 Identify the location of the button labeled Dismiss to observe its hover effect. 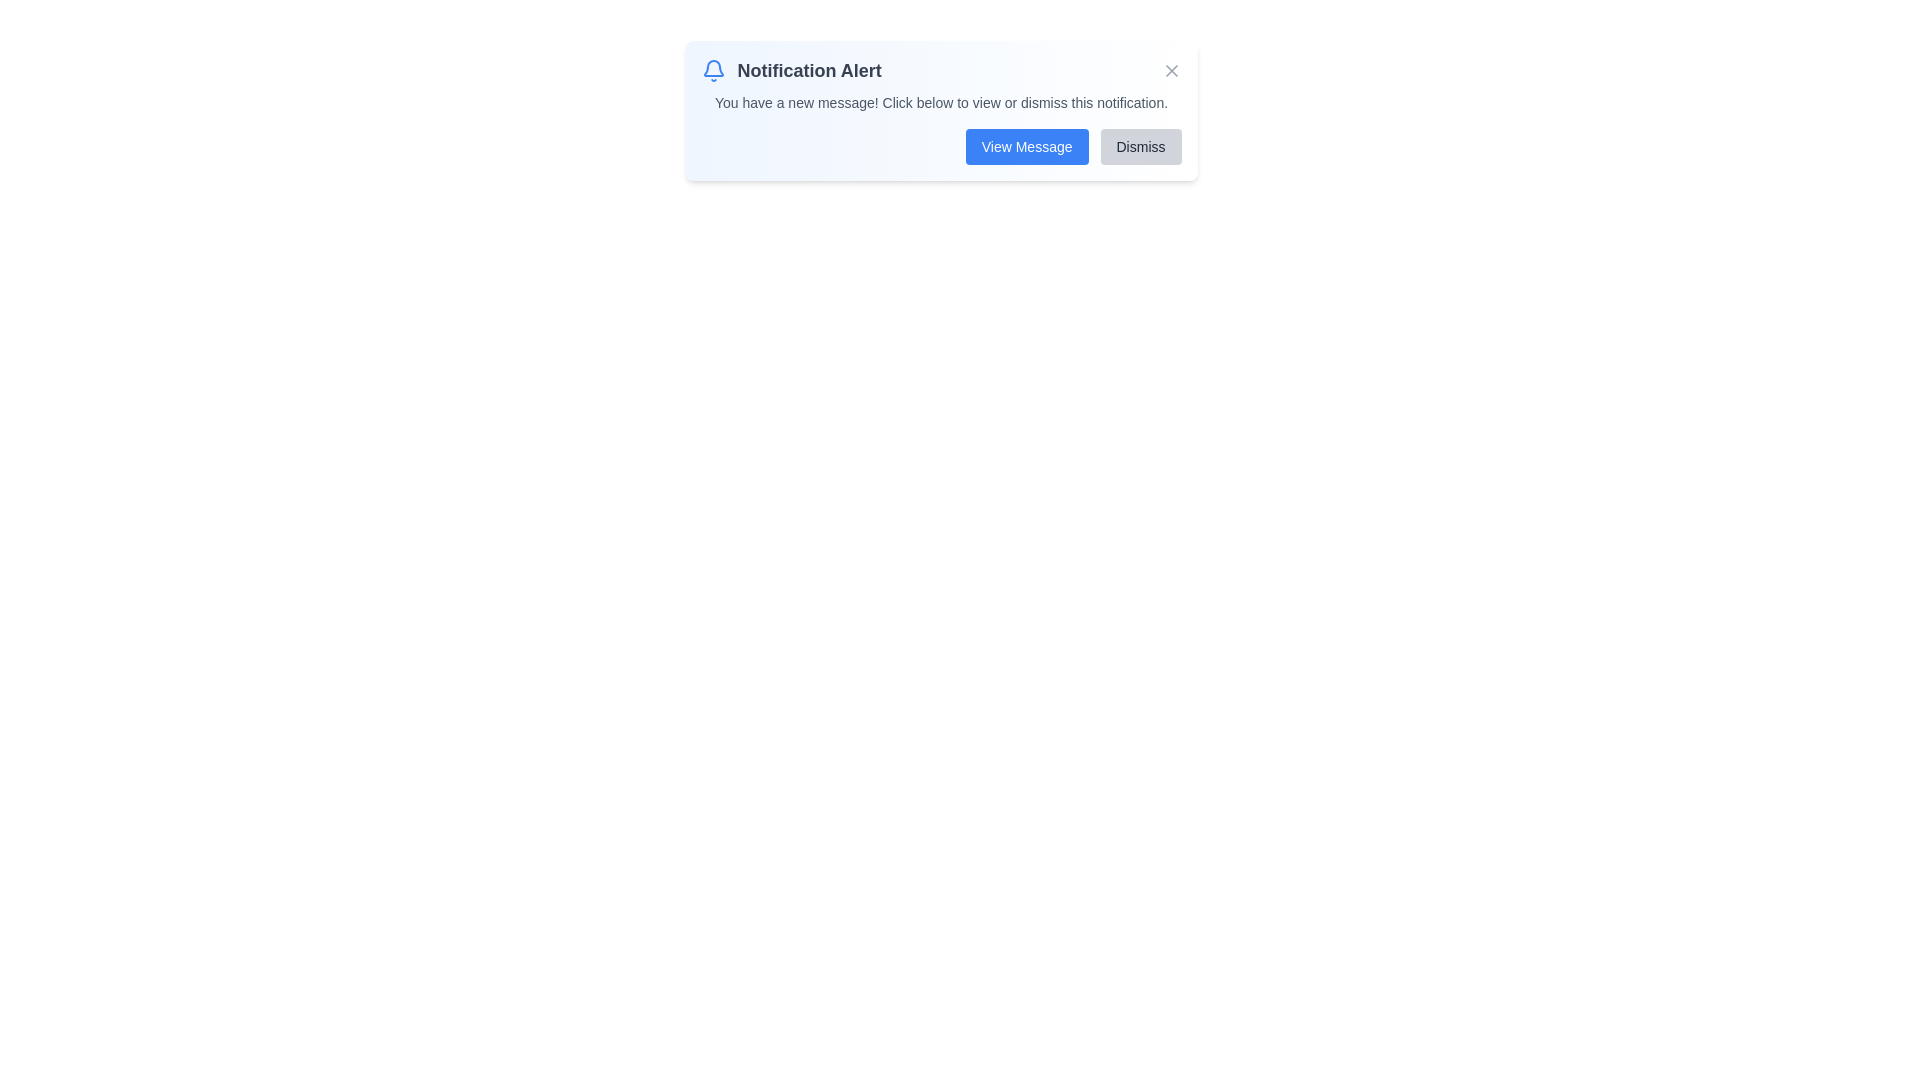
(1141, 145).